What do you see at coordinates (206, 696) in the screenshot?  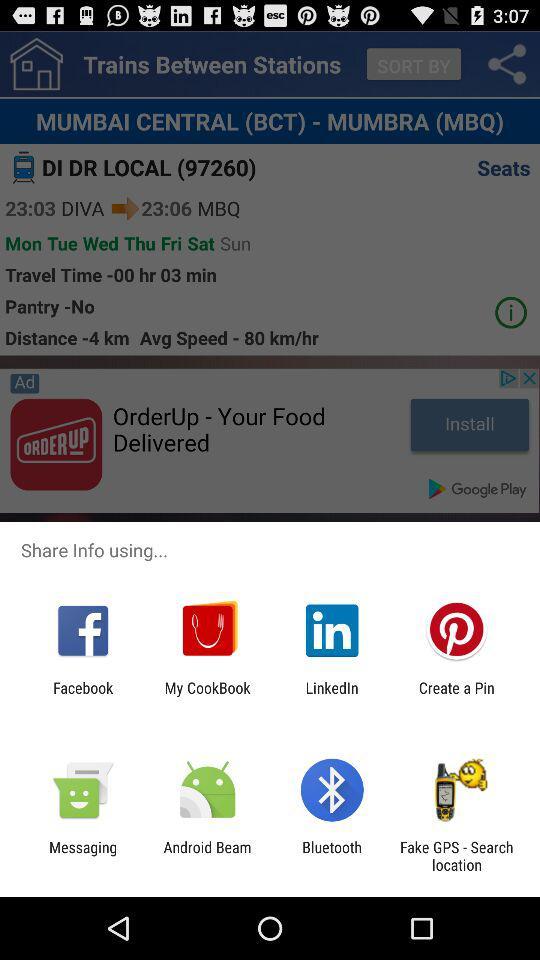 I see `the app next to the facebook` at bounding box center [206, 696].